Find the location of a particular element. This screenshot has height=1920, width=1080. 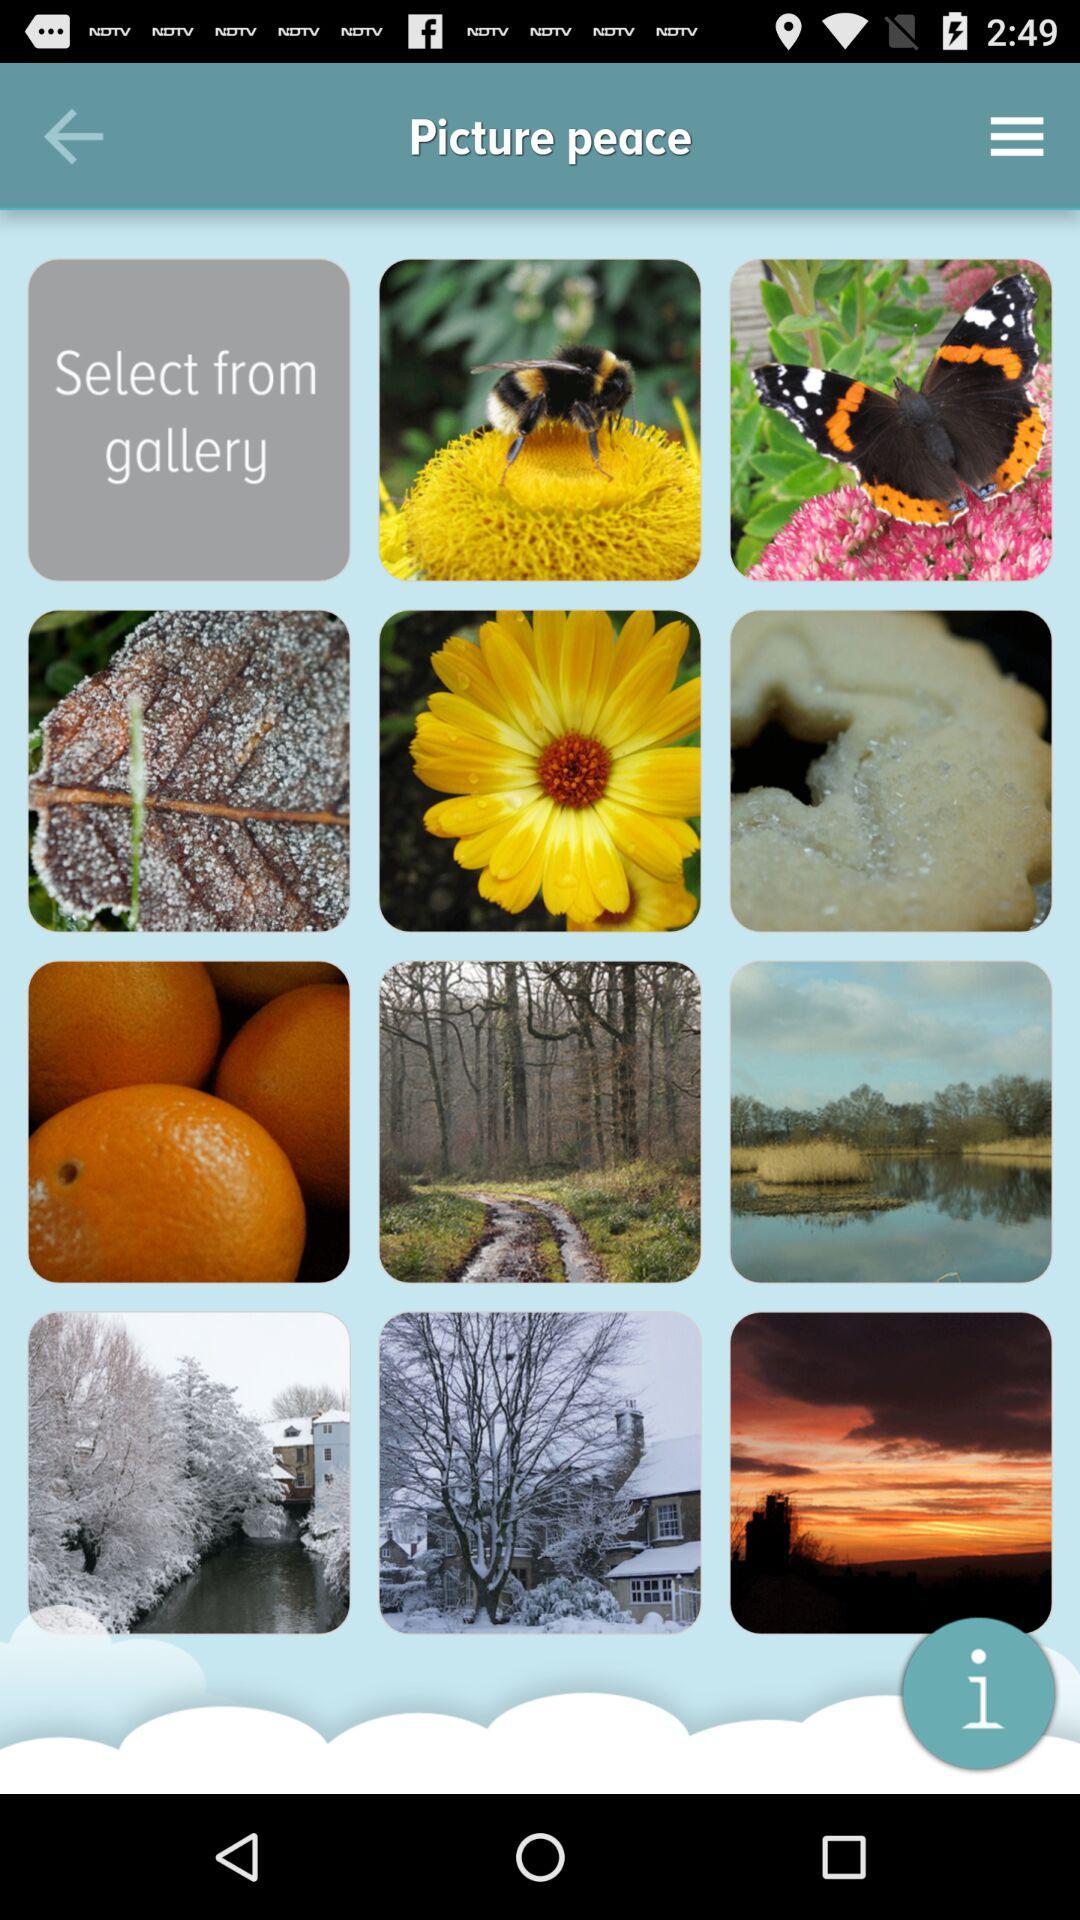

share the article is located at coordinates (189, 770).